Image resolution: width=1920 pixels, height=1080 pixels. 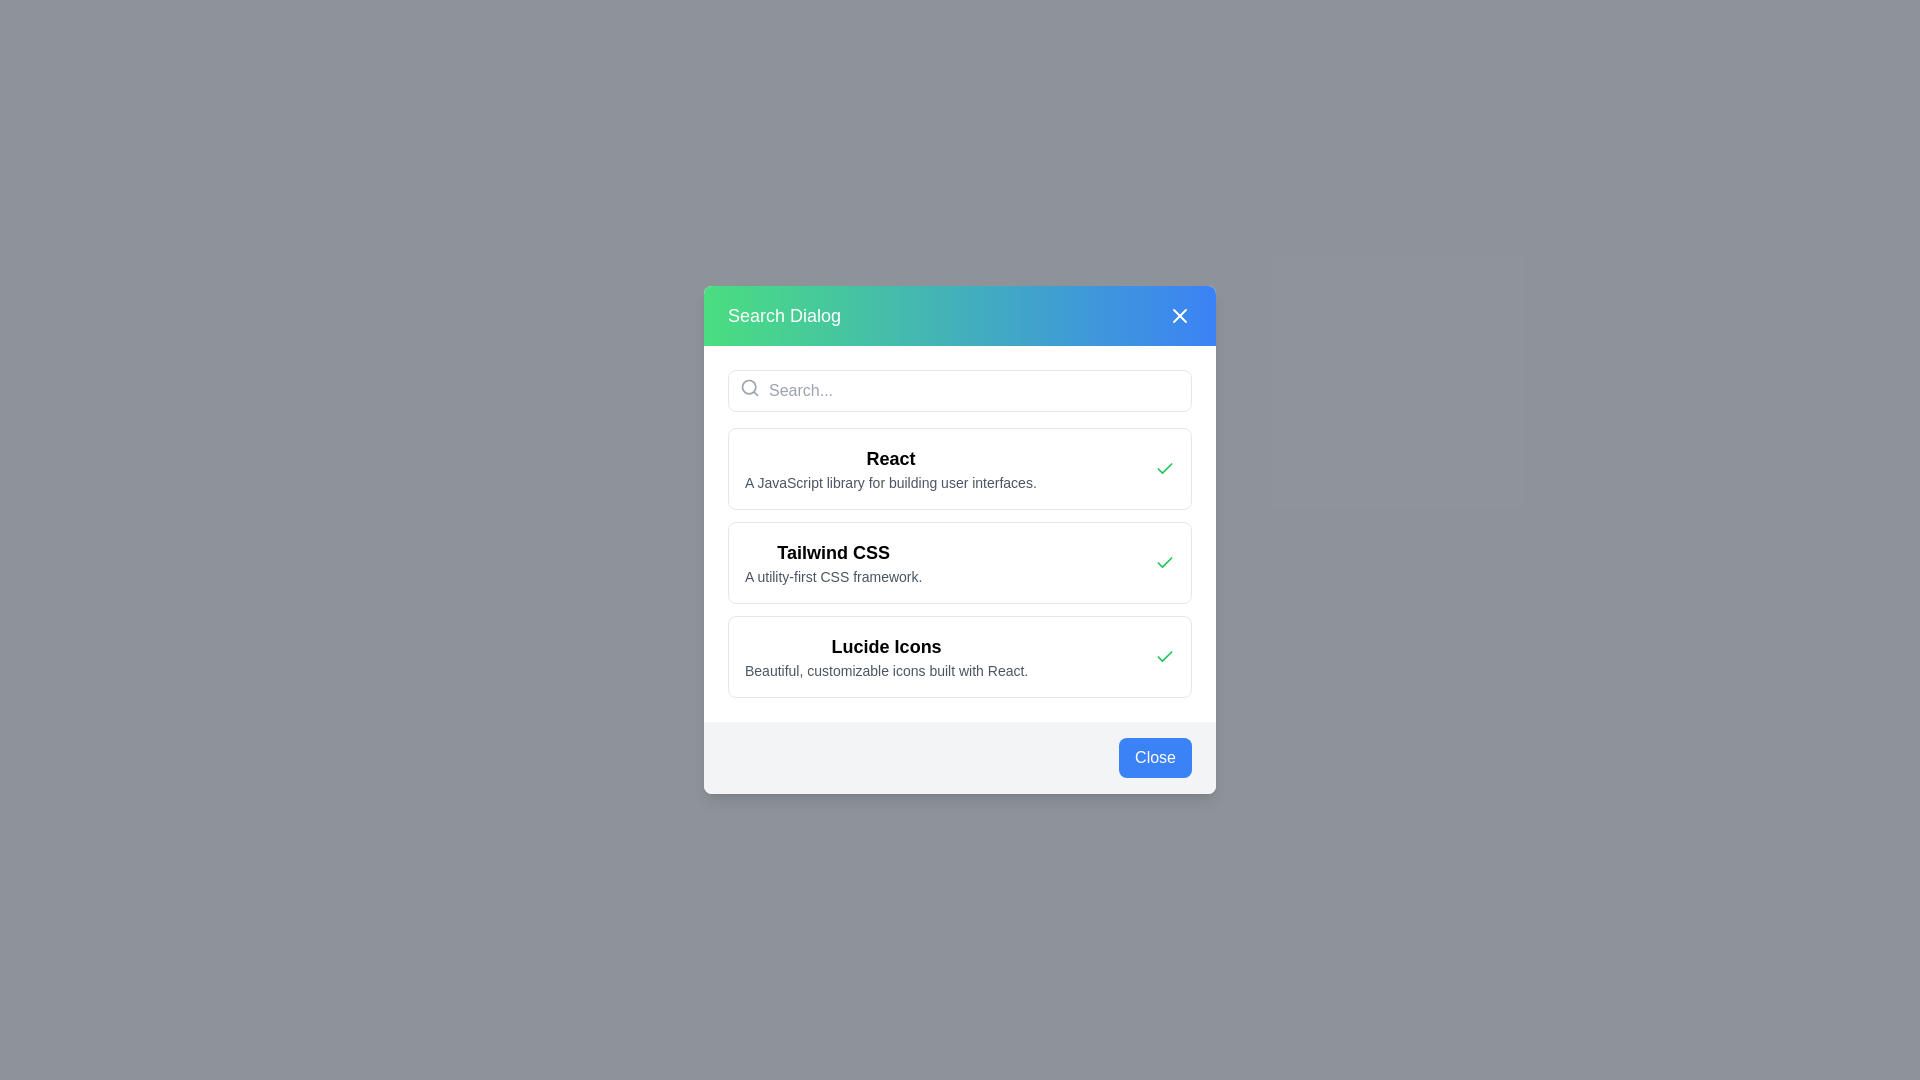 What do you see at coordinates (960, 469) in the screenshot?
I see `the first card element titled 'React' in the vertical list` at bounding box center [960, 469].